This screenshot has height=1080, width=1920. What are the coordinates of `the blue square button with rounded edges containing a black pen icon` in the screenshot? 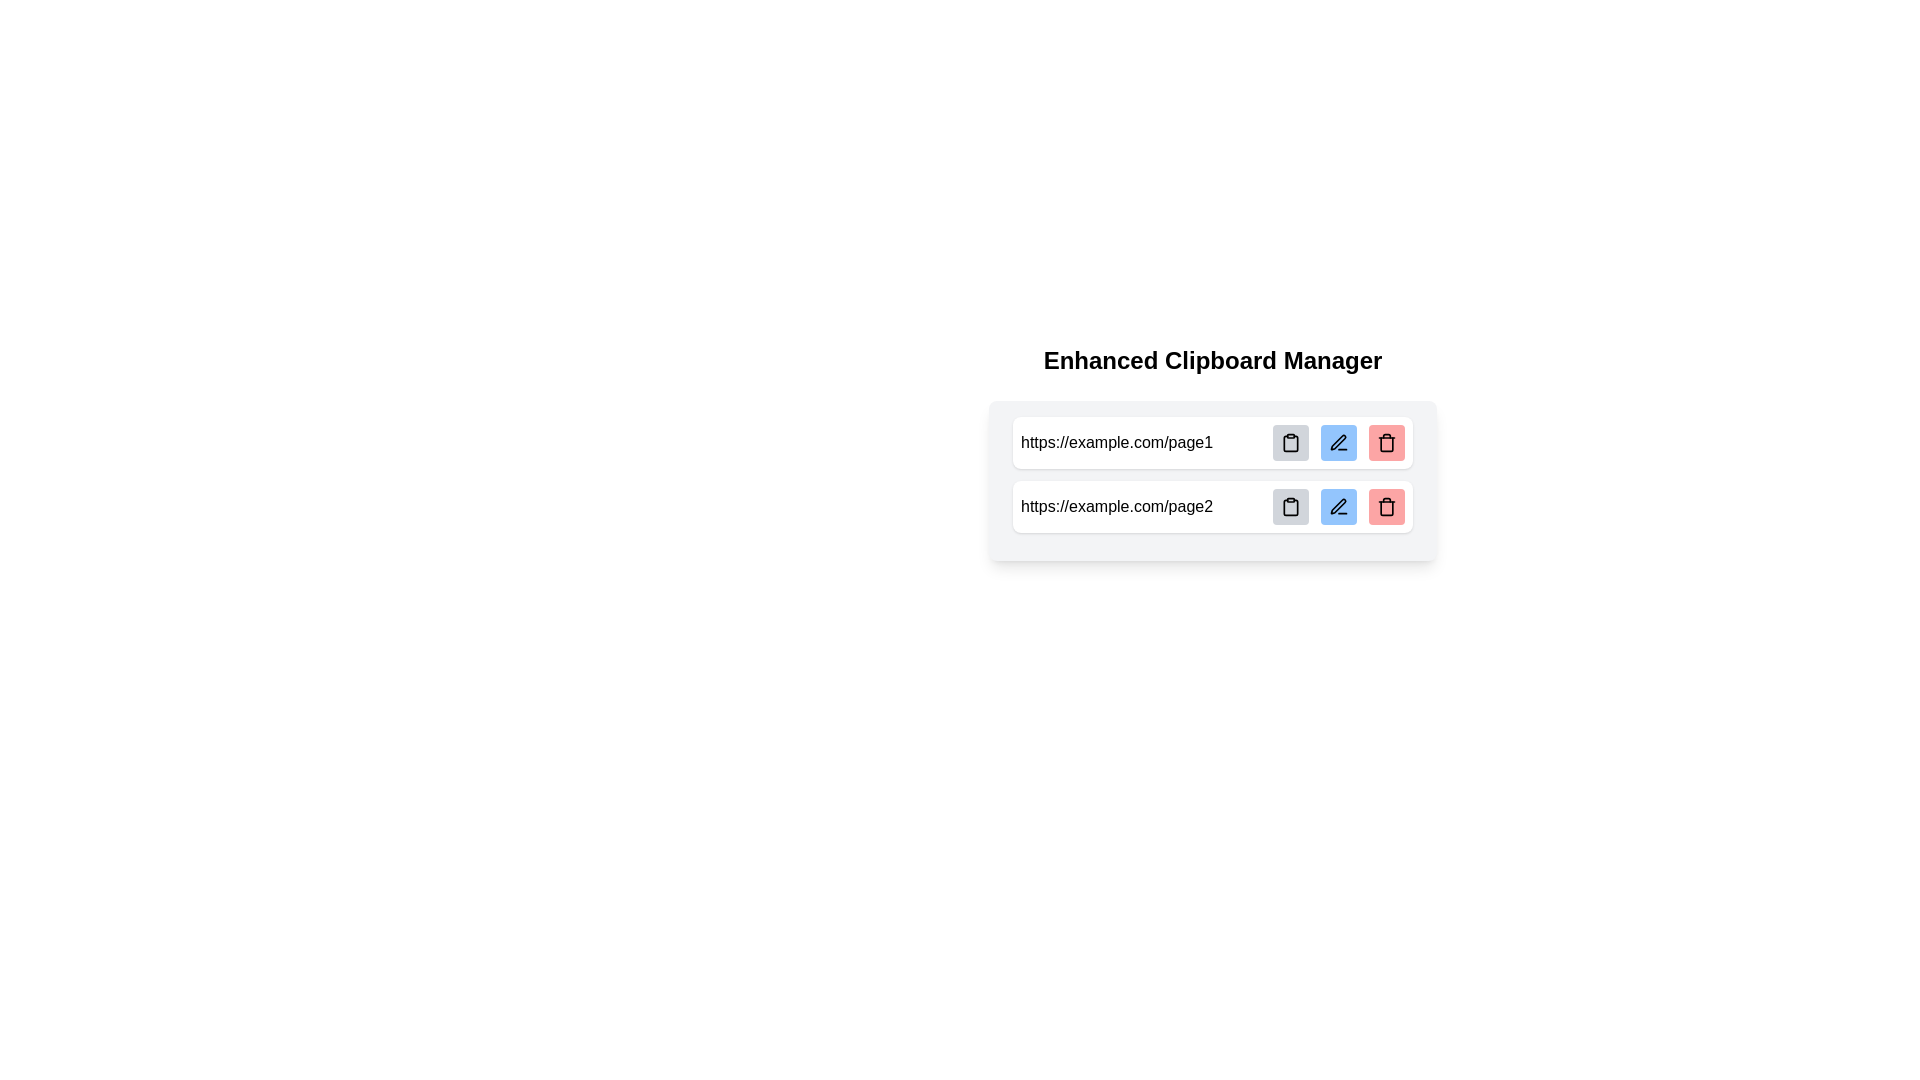 It's located at (1339, 505).